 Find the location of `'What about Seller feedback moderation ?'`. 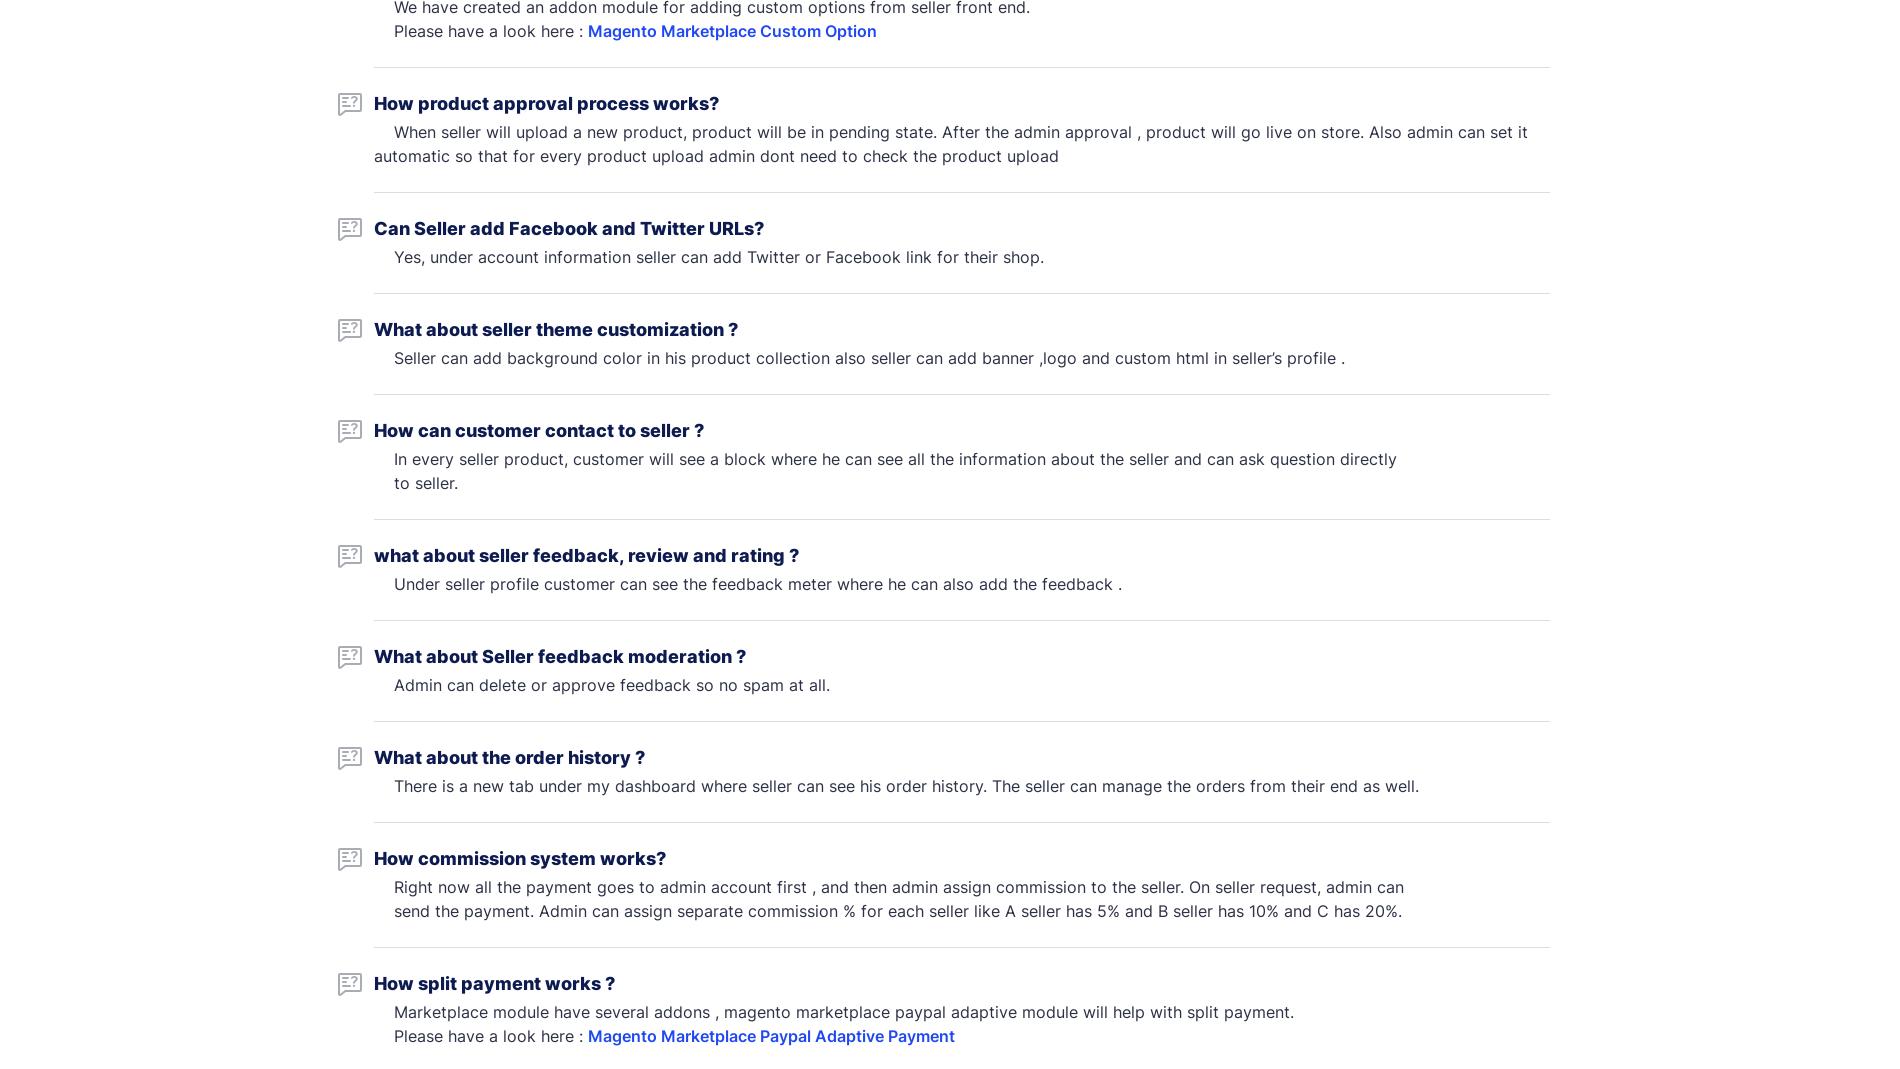

'What about Seller feedback moderation ?' is located at coordinates (559, 655).